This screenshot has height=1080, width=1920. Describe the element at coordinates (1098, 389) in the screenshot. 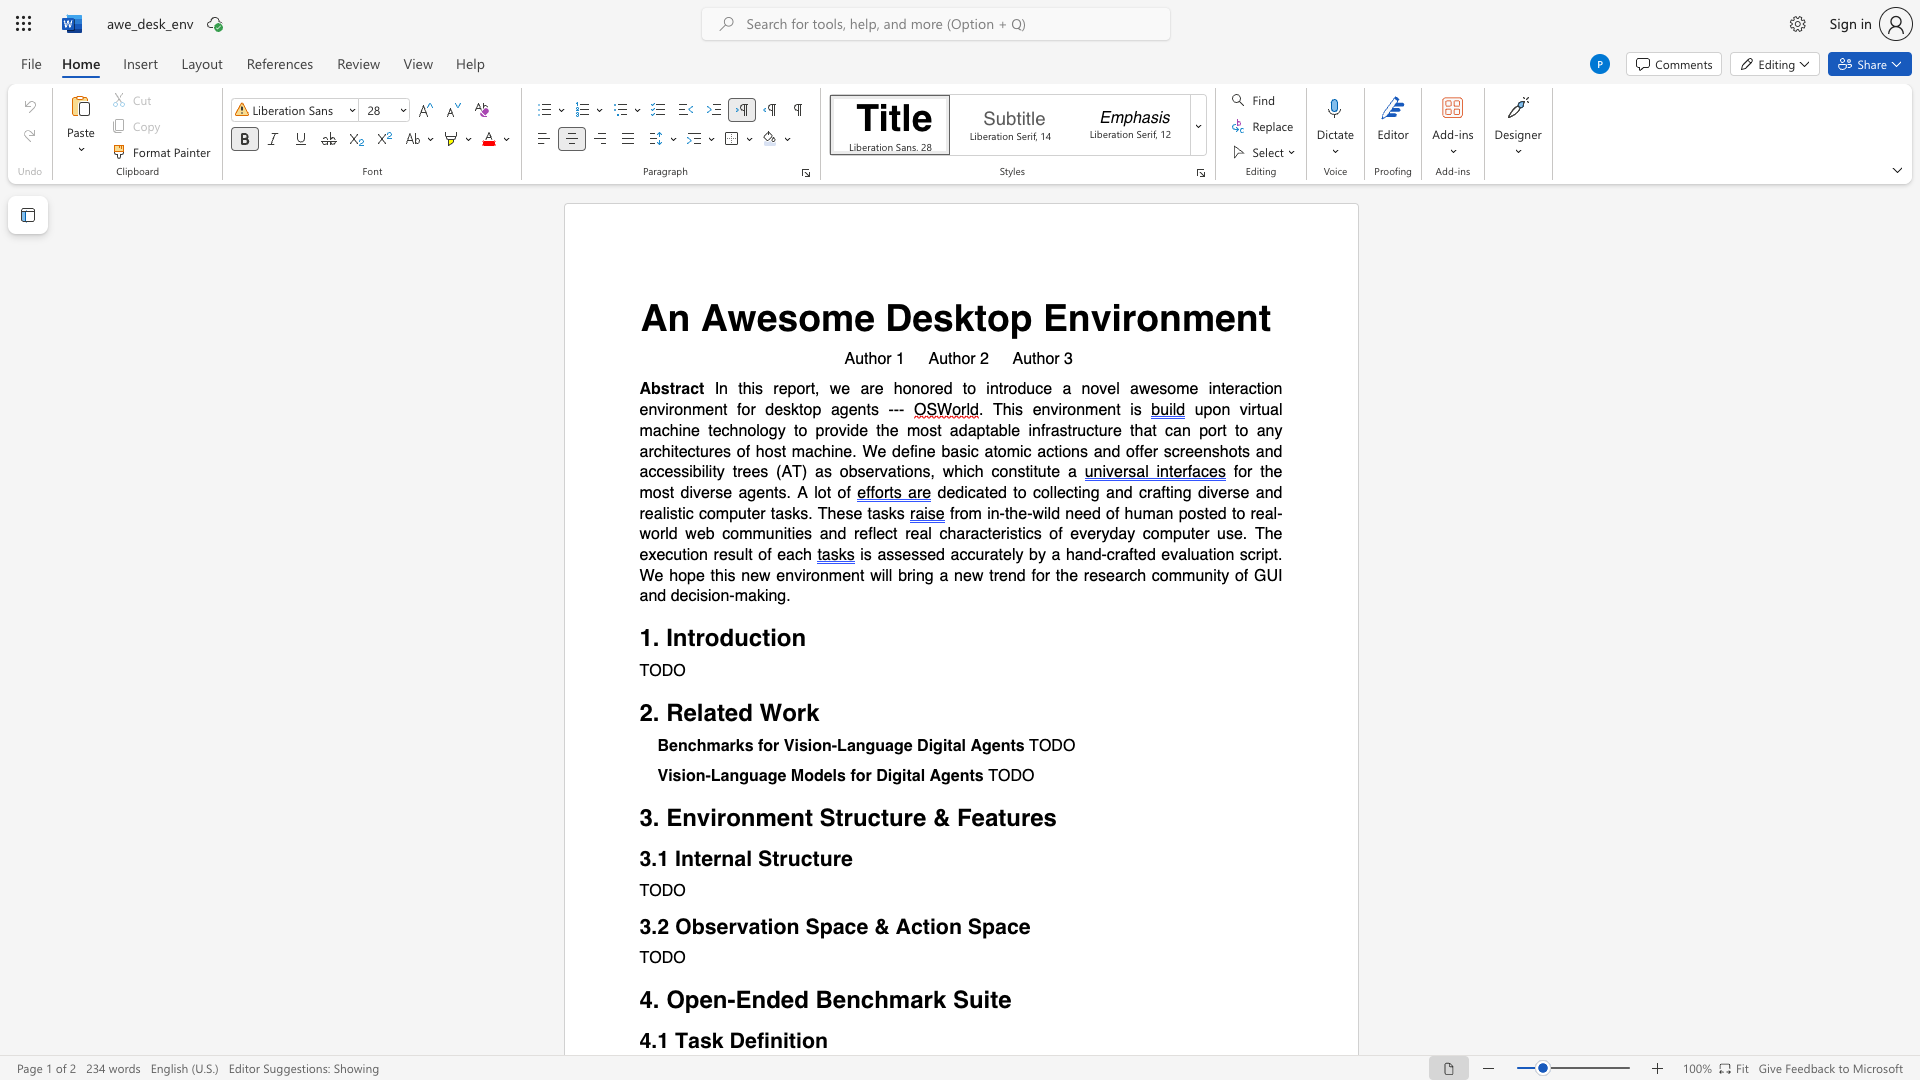

I see `the subset text "vel awesome interaction environment f" within the text "In this report, we are honored to introduce a novel awesome interaction environment for desktop agents ---"` at that location.